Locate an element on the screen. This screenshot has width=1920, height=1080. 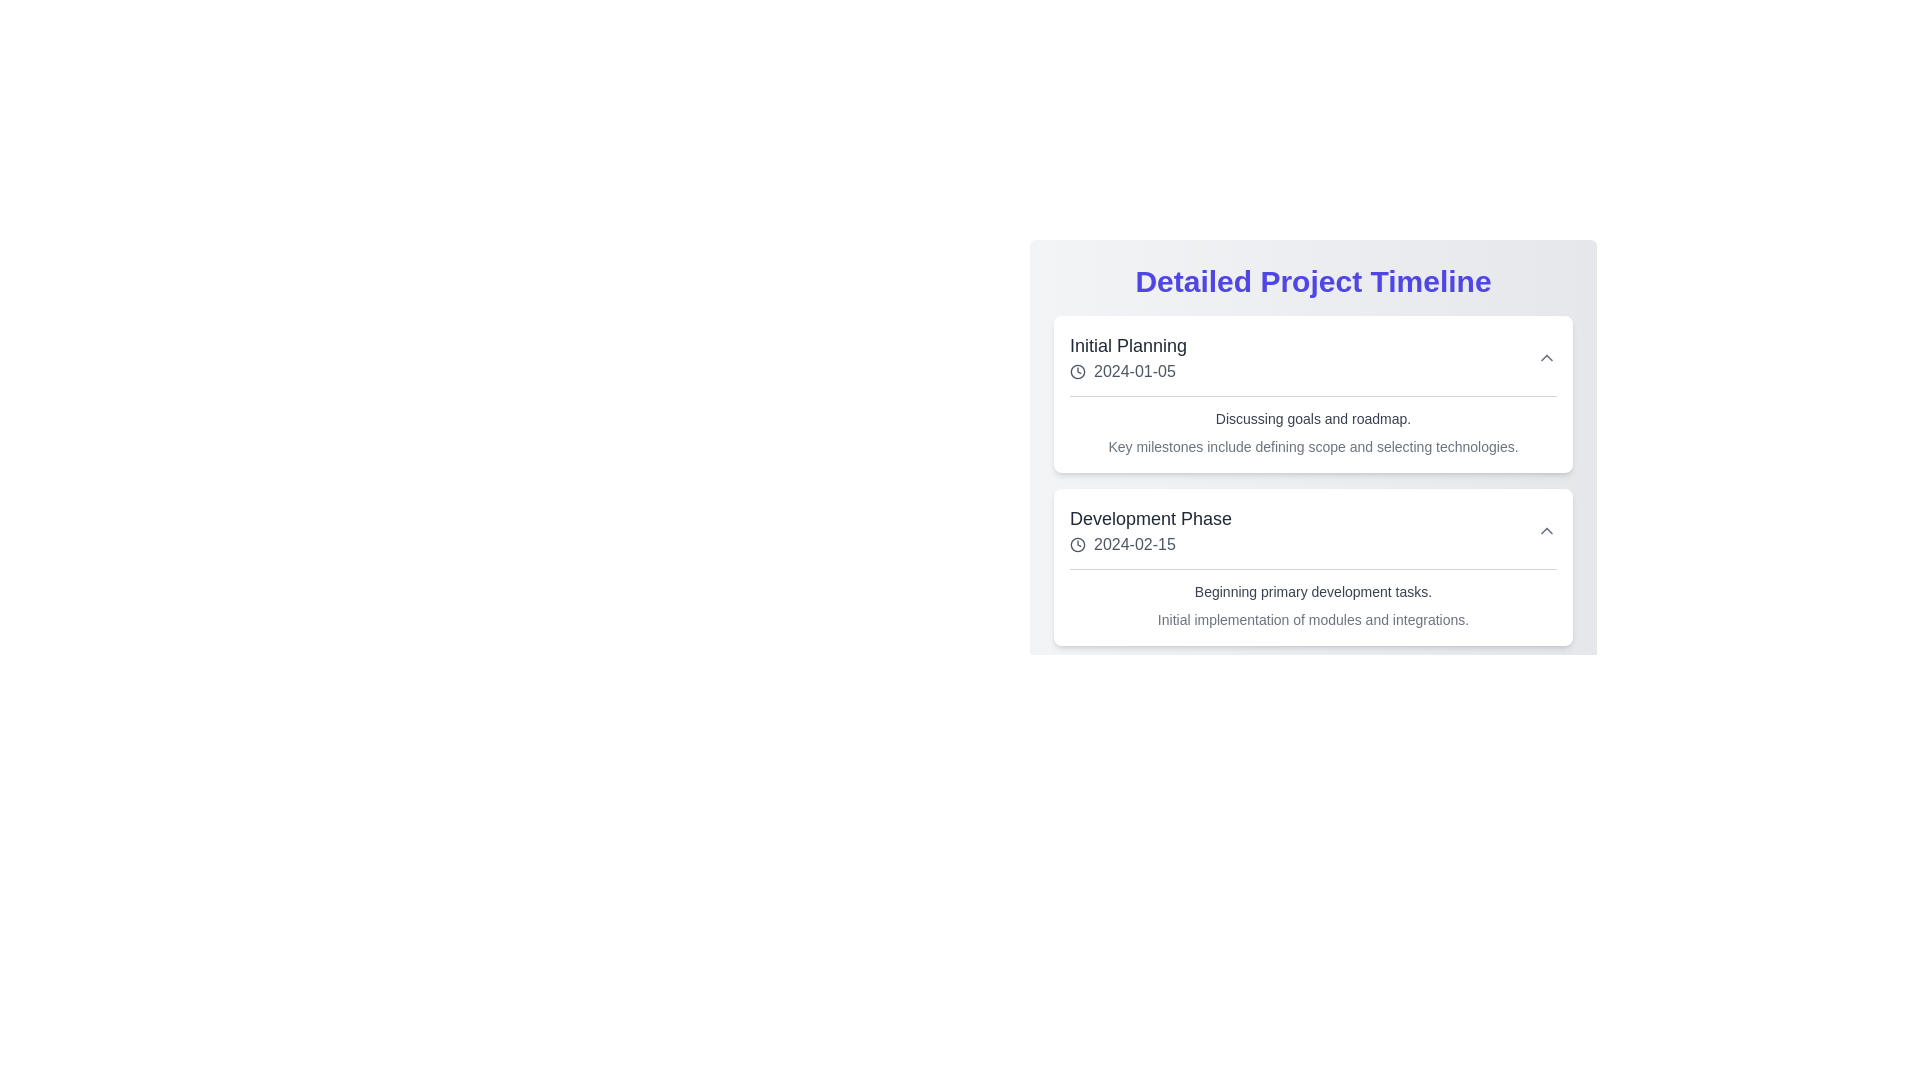
the informational display component labeled 'Development Phase' with associated date '2024-02-15' to interact with surrounding components is located at coordinates (1151, 530).